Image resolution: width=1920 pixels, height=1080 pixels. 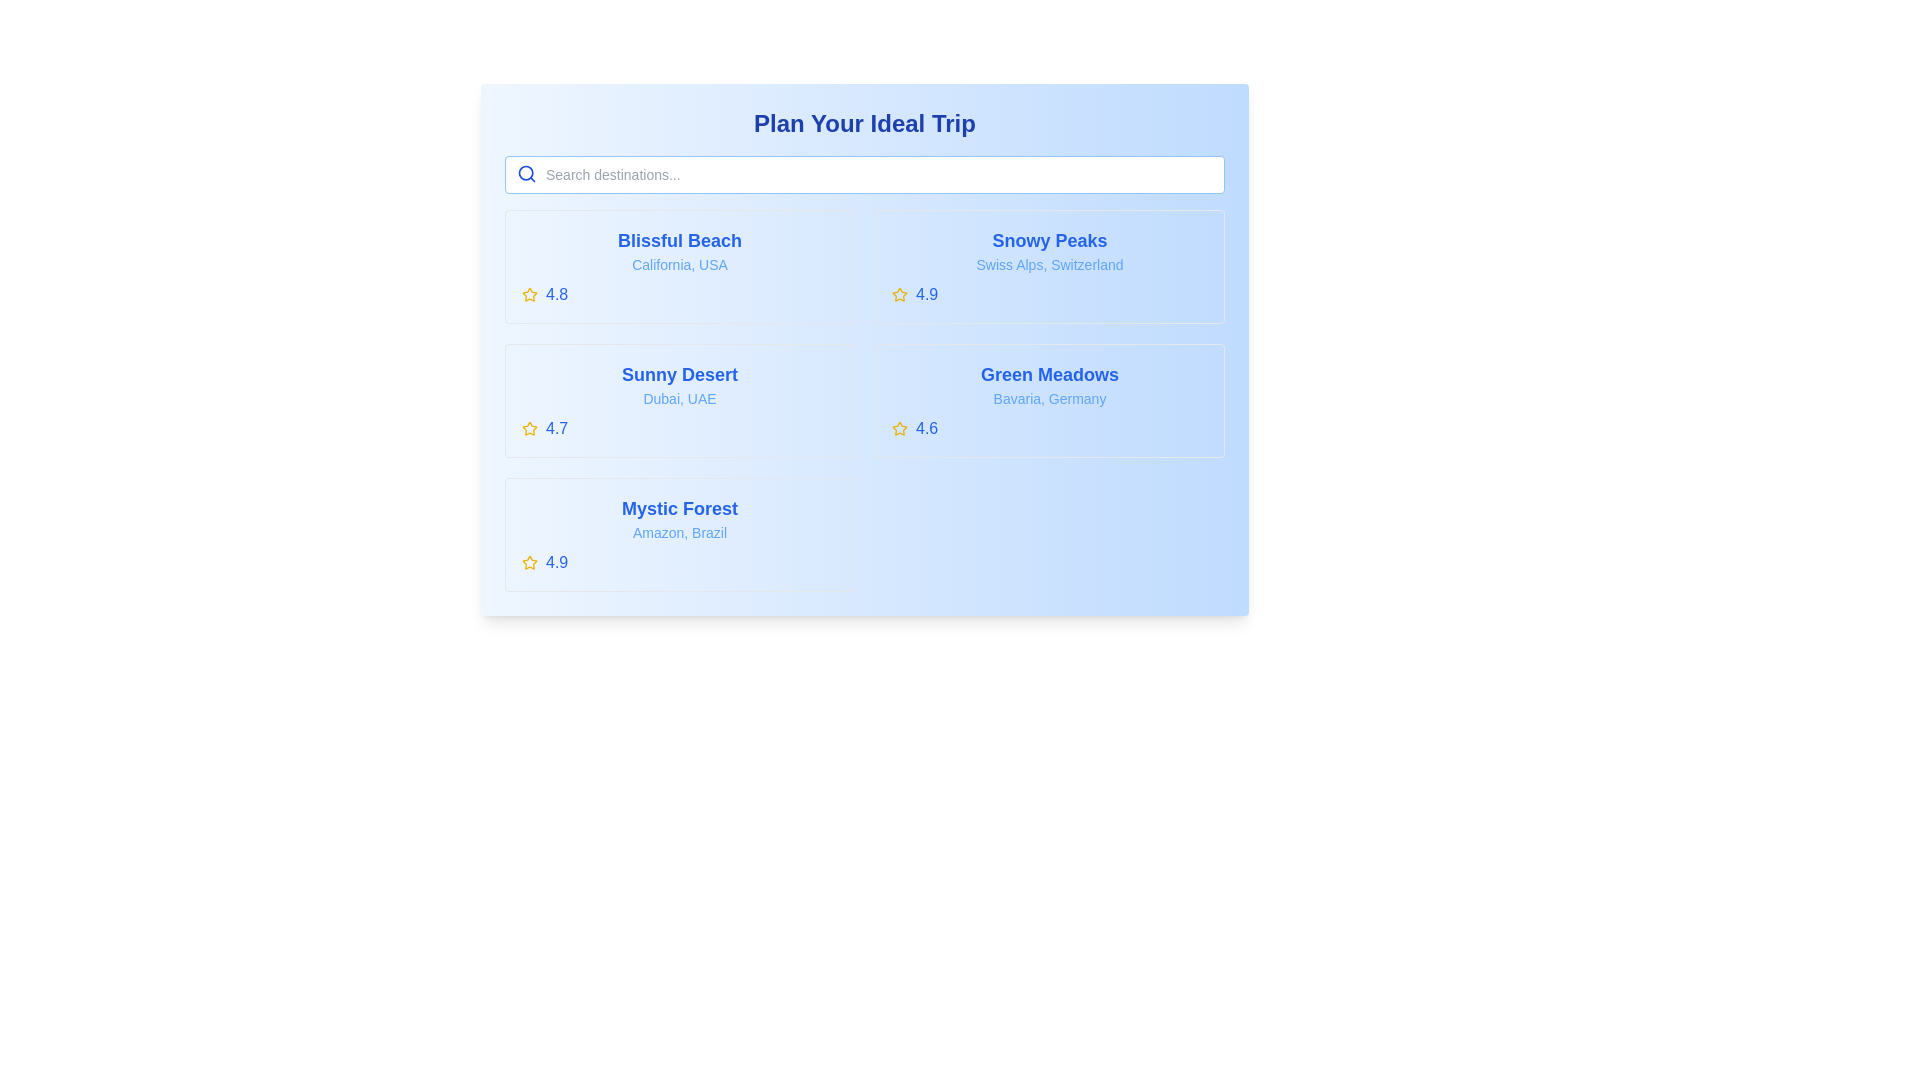 I want to click on the bold, blue text label reading 'Plan Your Ideal Trip', which is centrally positioned at the top of the card above the search input field, so click(x=864, y=123).